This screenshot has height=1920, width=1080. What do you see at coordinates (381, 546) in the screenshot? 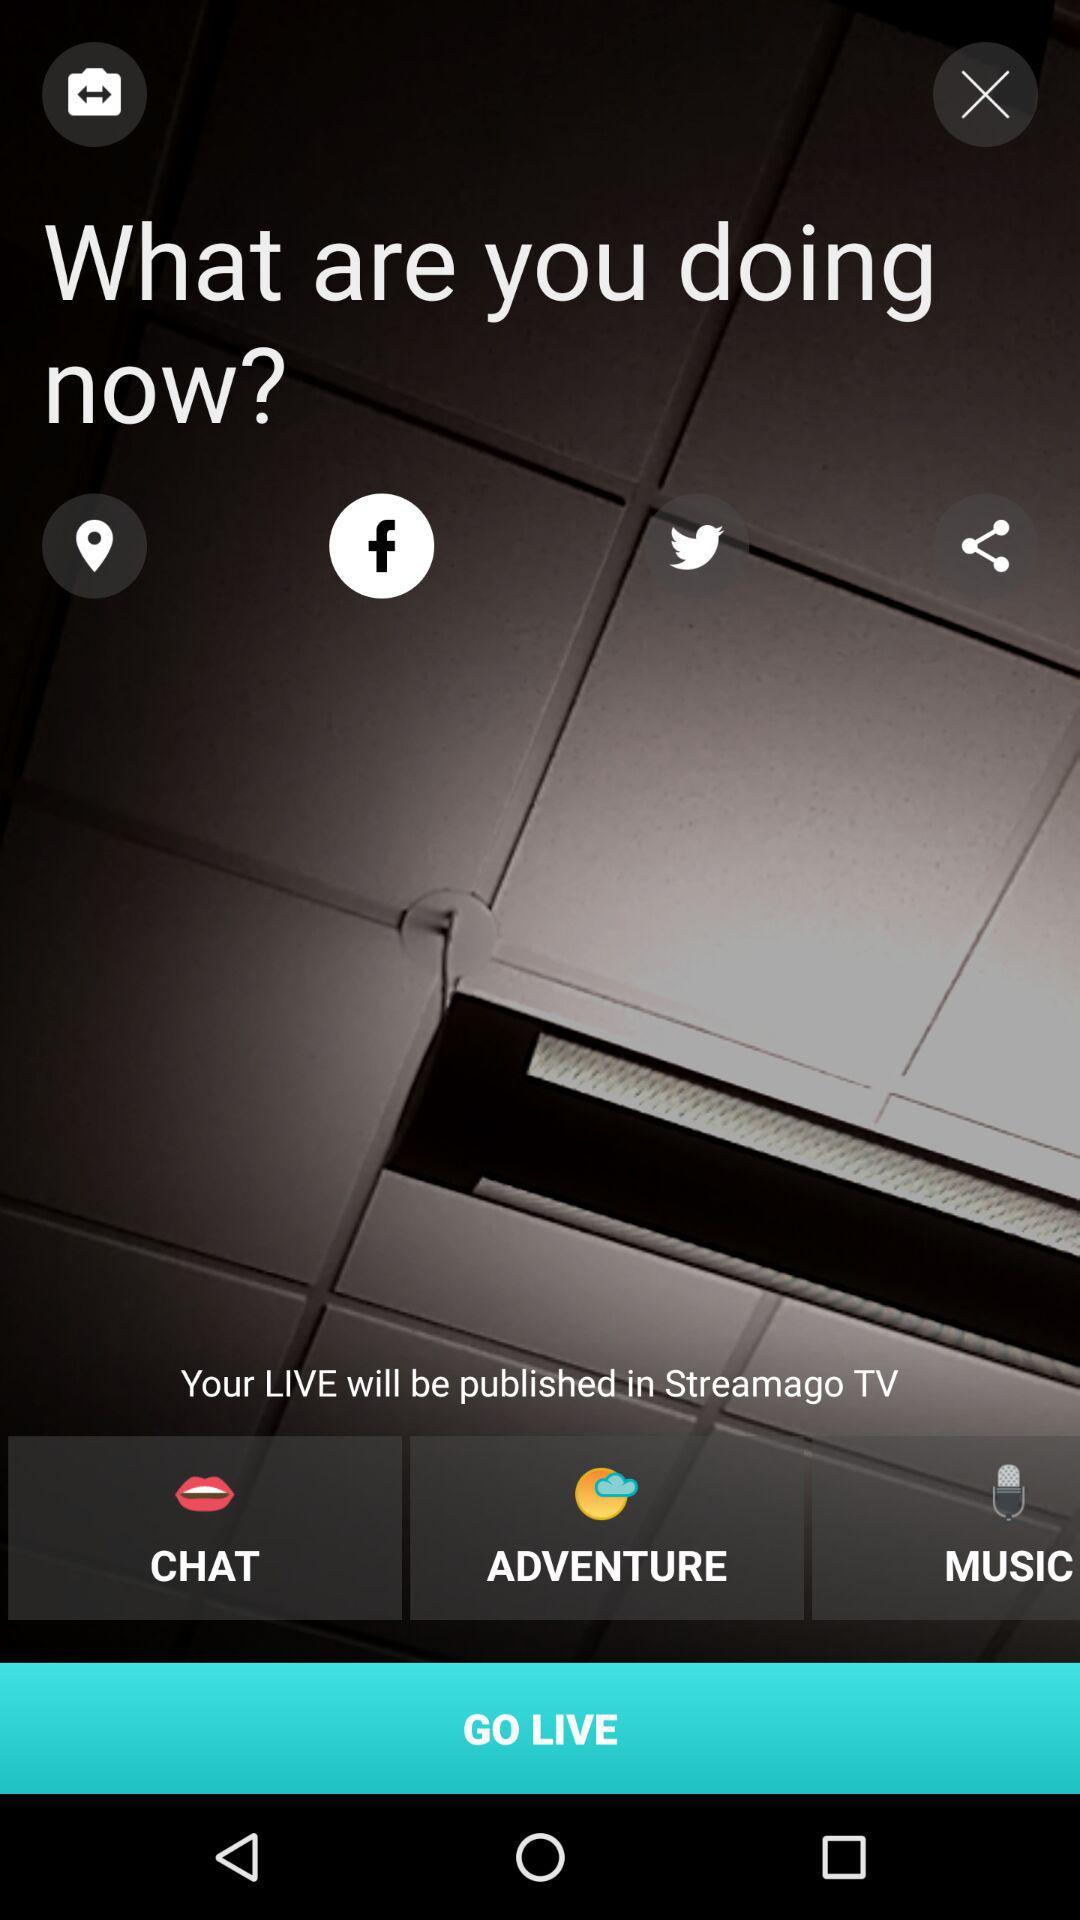
I see `facebook option` at bounding box center [381, 546].